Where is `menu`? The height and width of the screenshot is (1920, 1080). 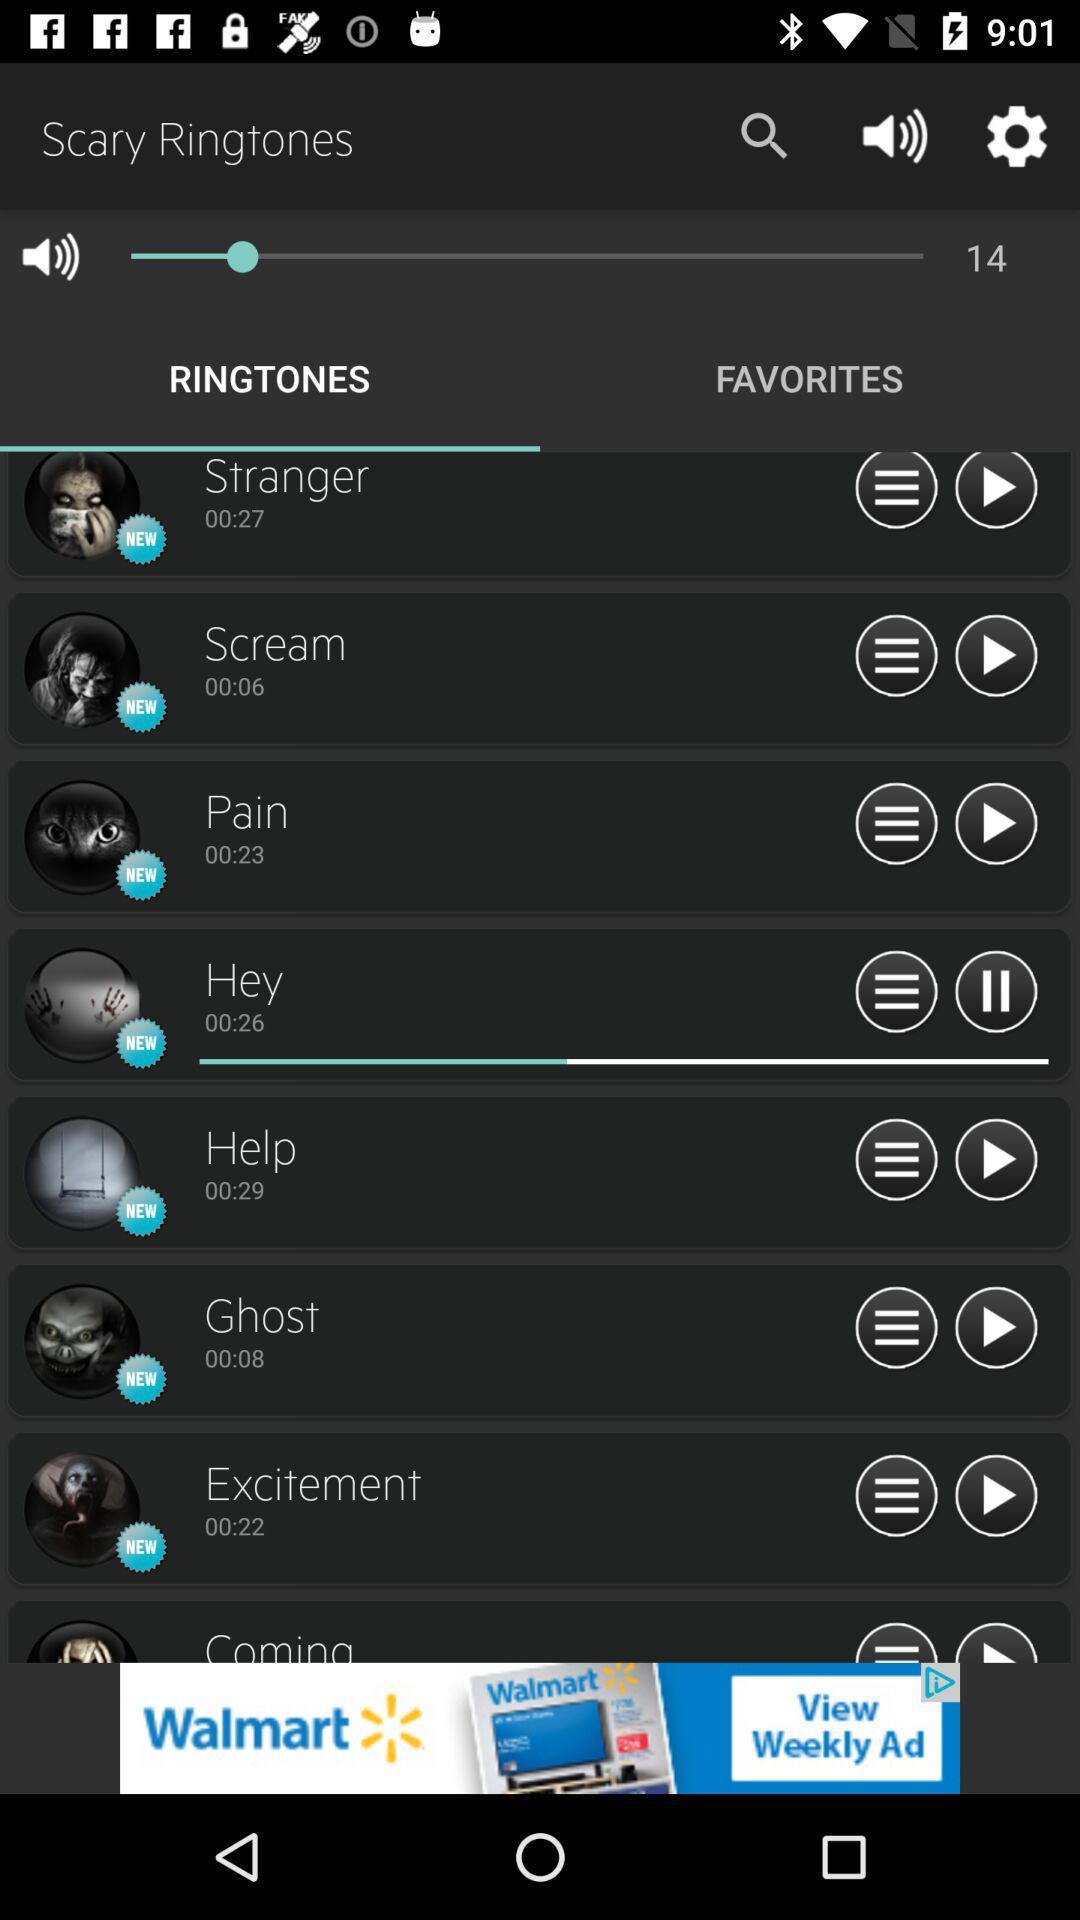 menu is located at coordinates (895, 657).